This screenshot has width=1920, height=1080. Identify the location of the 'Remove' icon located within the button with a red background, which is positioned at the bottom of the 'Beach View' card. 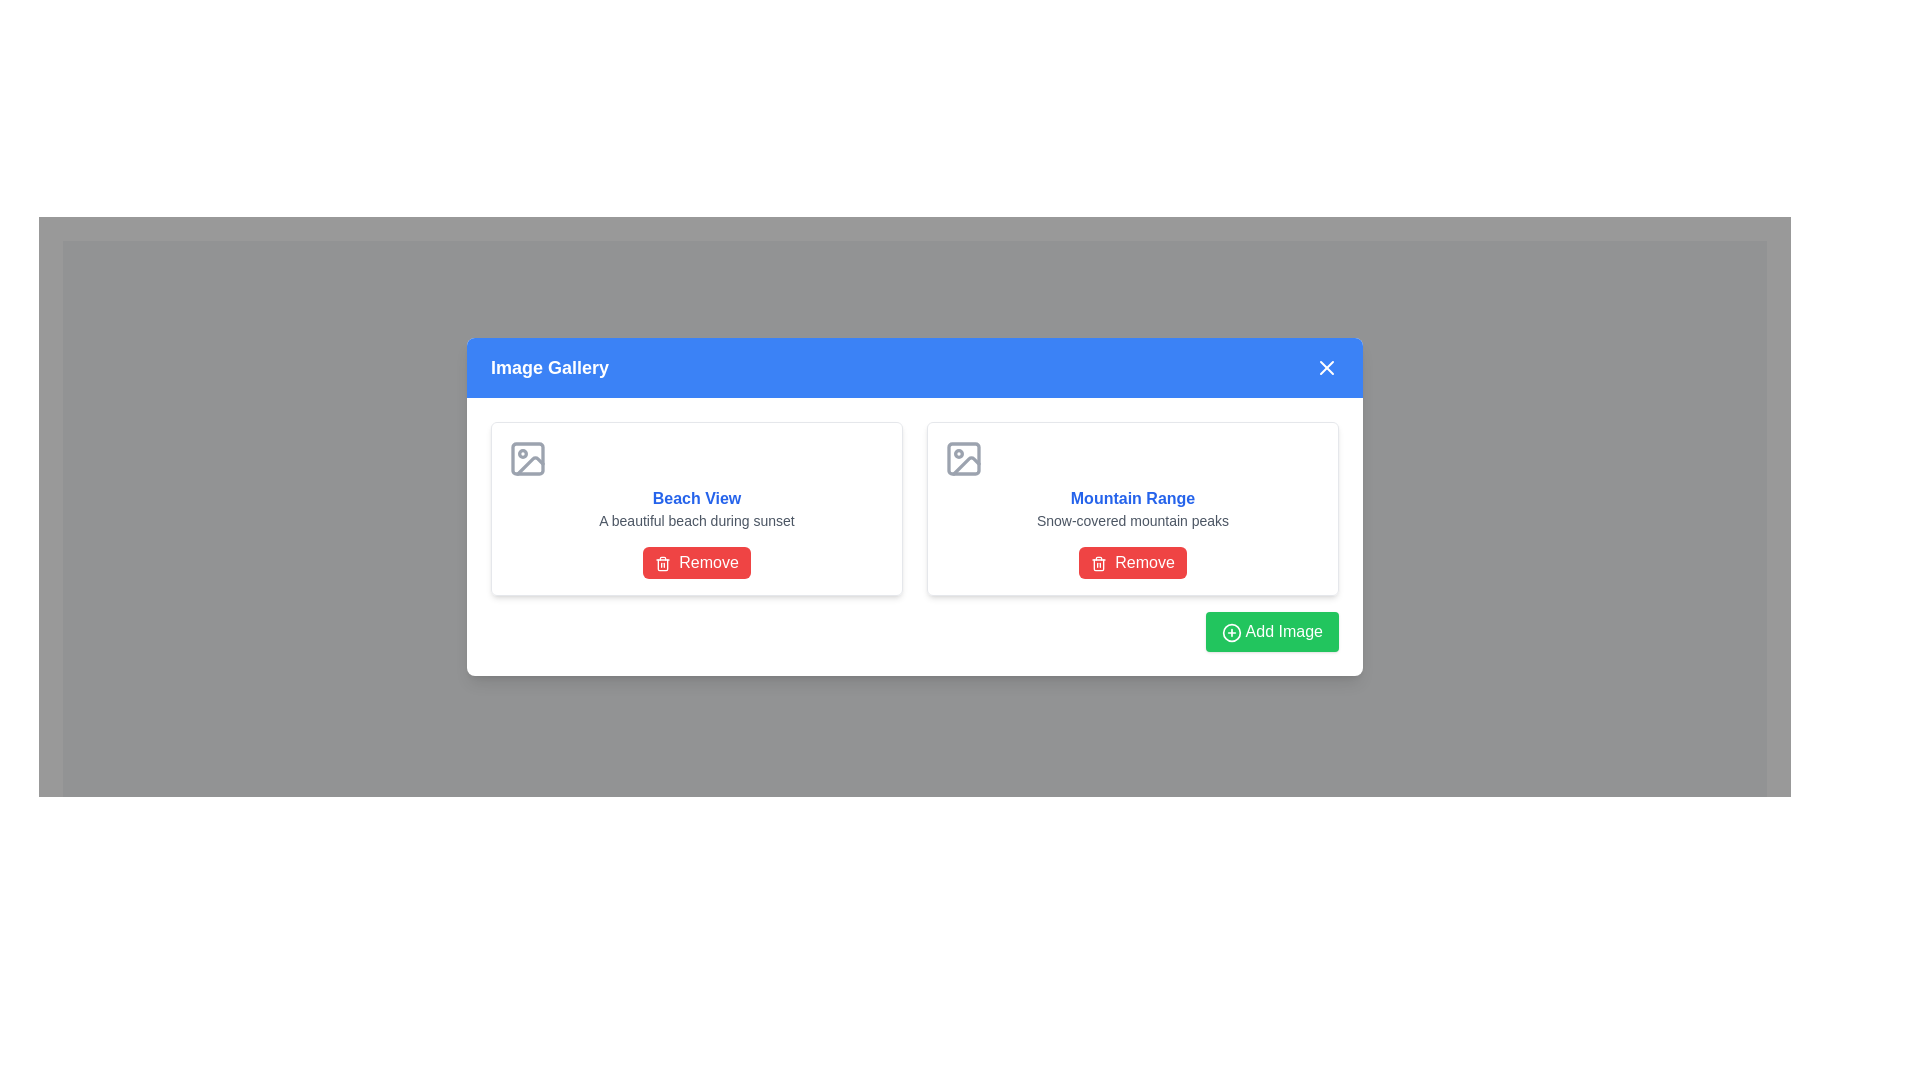
(663, 565).